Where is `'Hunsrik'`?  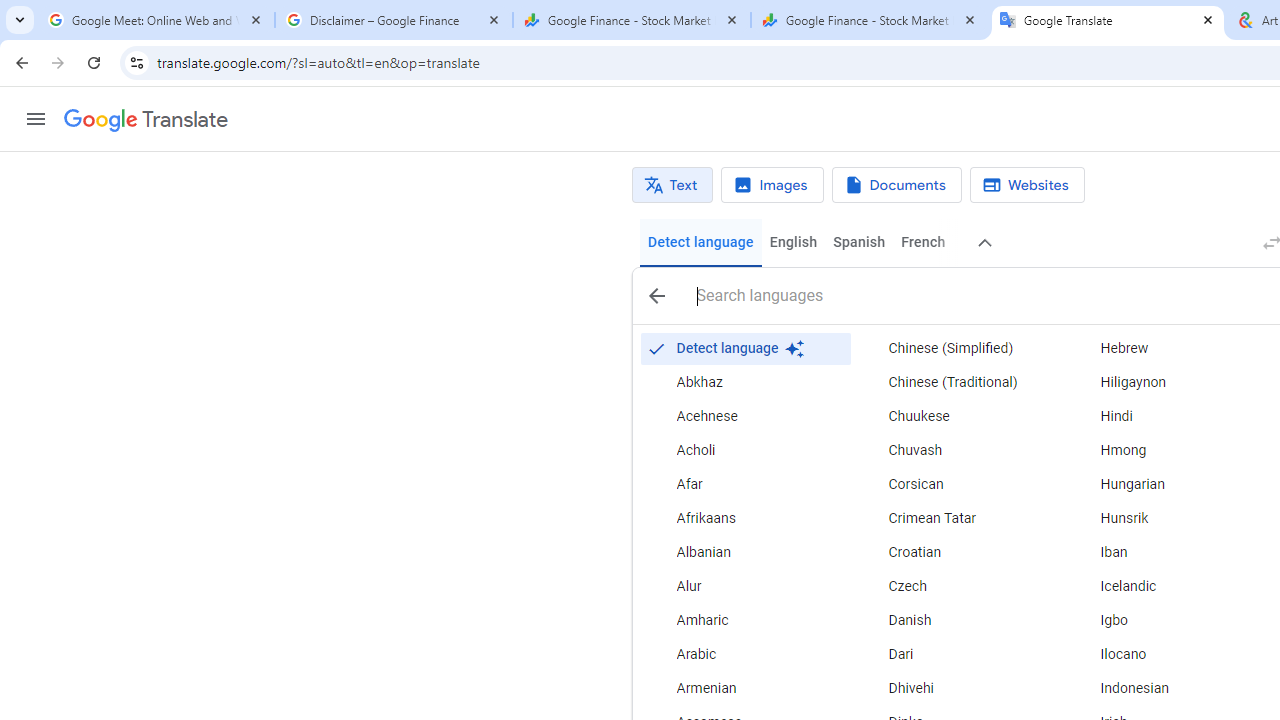
'Hunsrik' is located at coordinates (1169, 518).